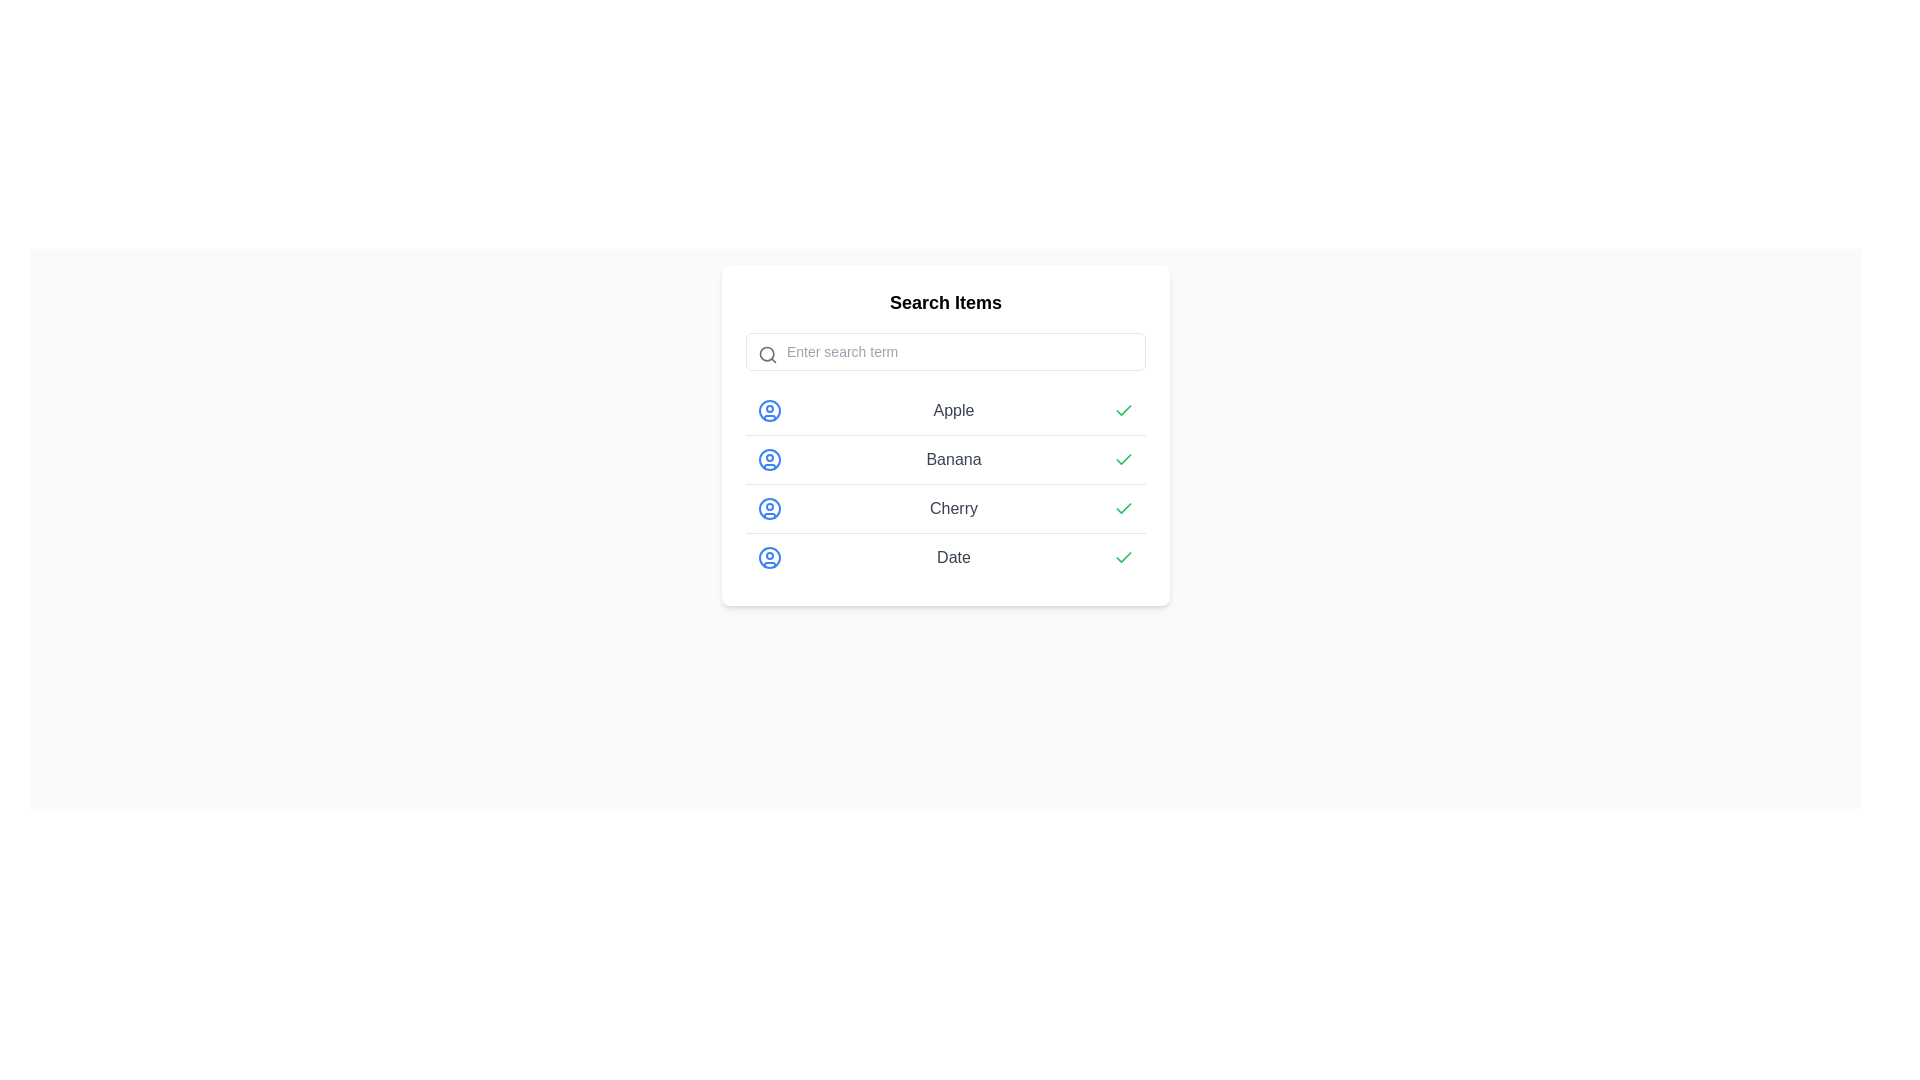 This screenshot has width=1920, height=1080. What do you see at coordinates (1123, 507) in the screenshot?
I see `the green SVG Icon that signifies the item 'Cherry' is marked or approved, located third in the vertical list of icons` at bounding box center [1123, 507].